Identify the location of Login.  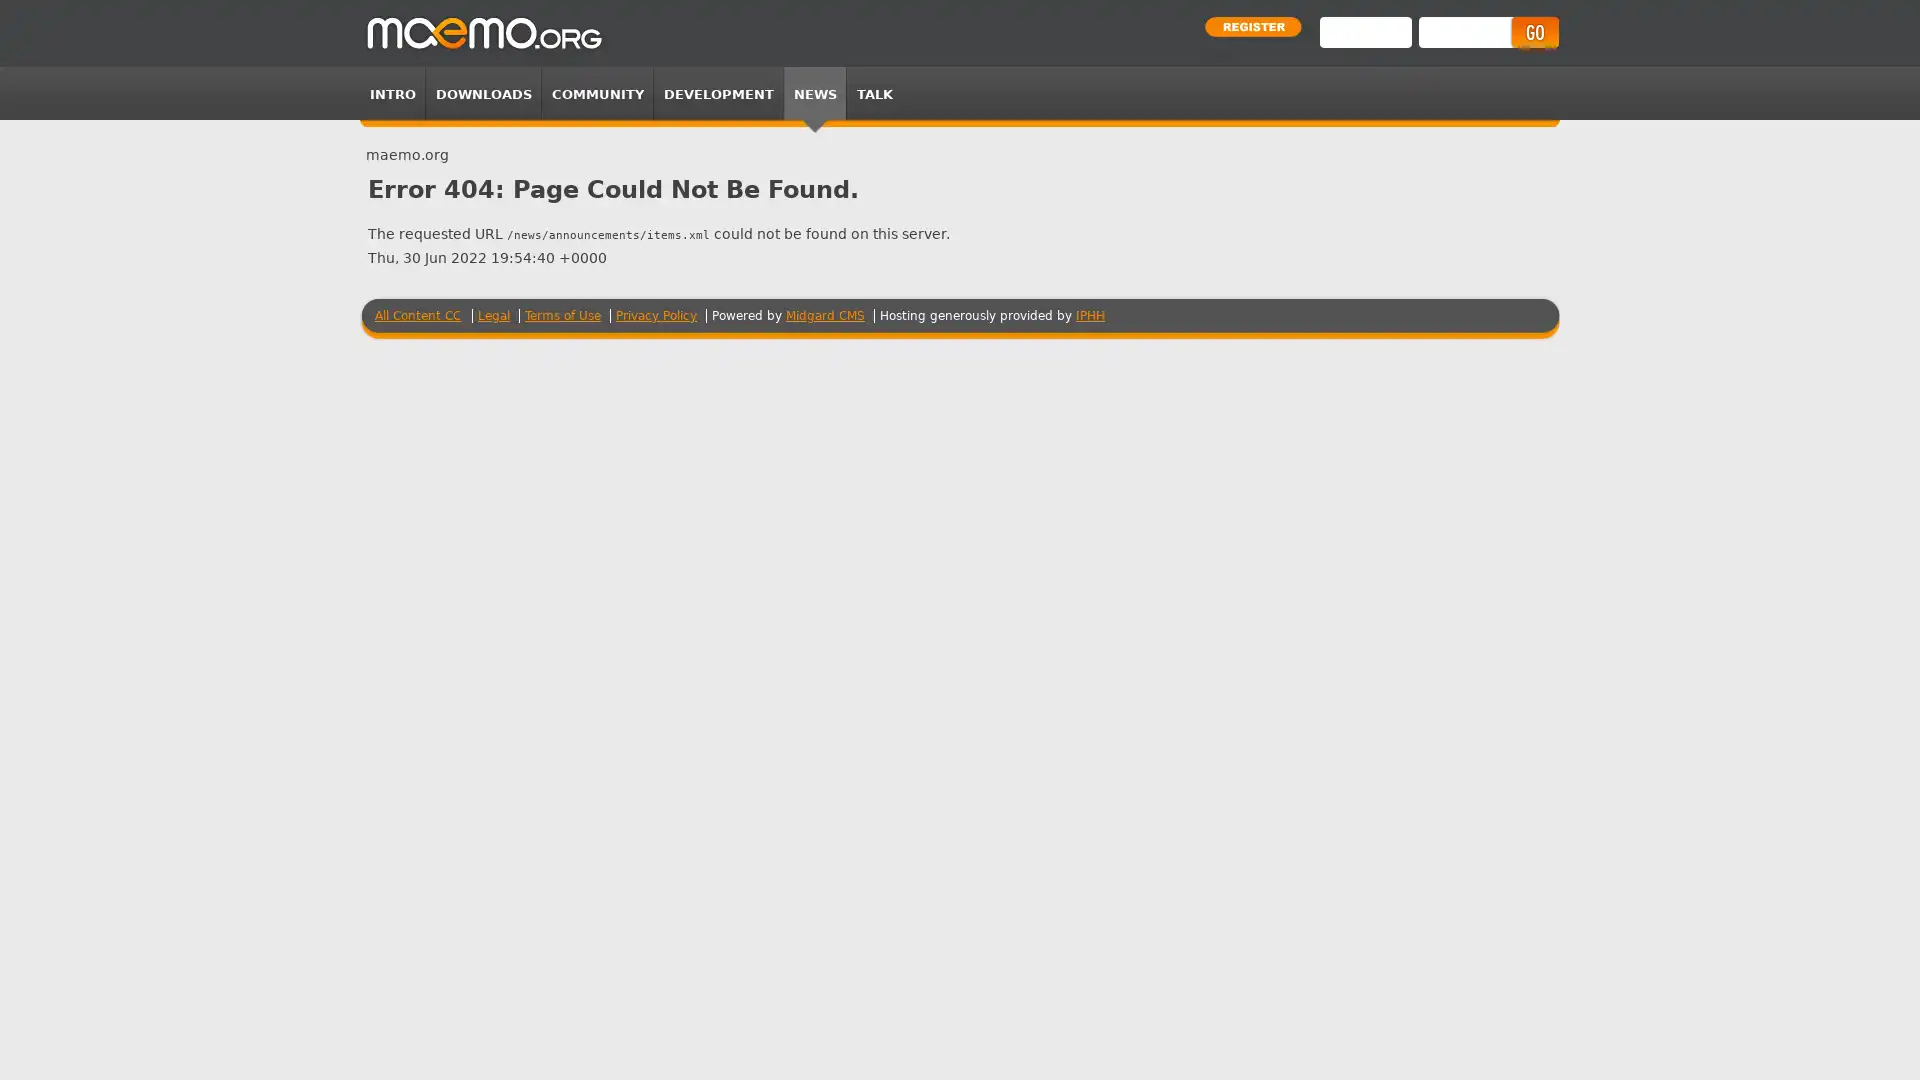
(1533, 32).